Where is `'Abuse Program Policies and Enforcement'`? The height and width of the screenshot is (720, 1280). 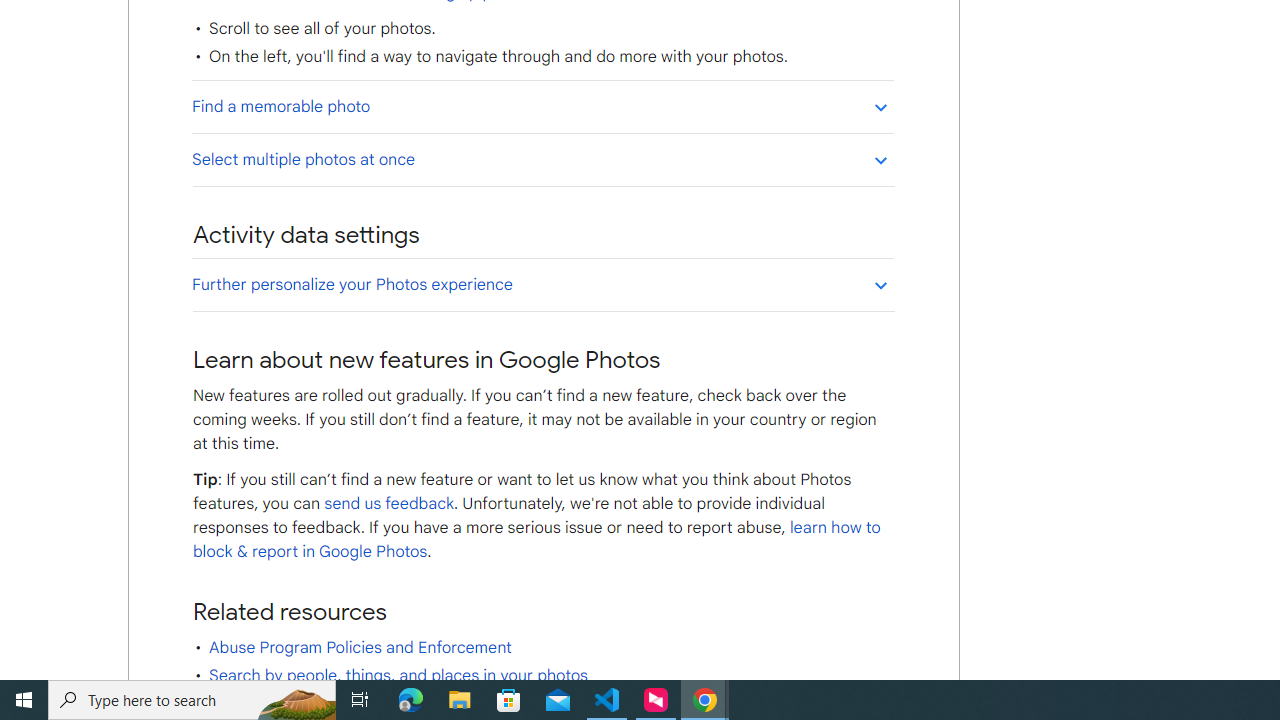
'Abuse Program Policies and Enforcement' is located at coordinates (360, 648).